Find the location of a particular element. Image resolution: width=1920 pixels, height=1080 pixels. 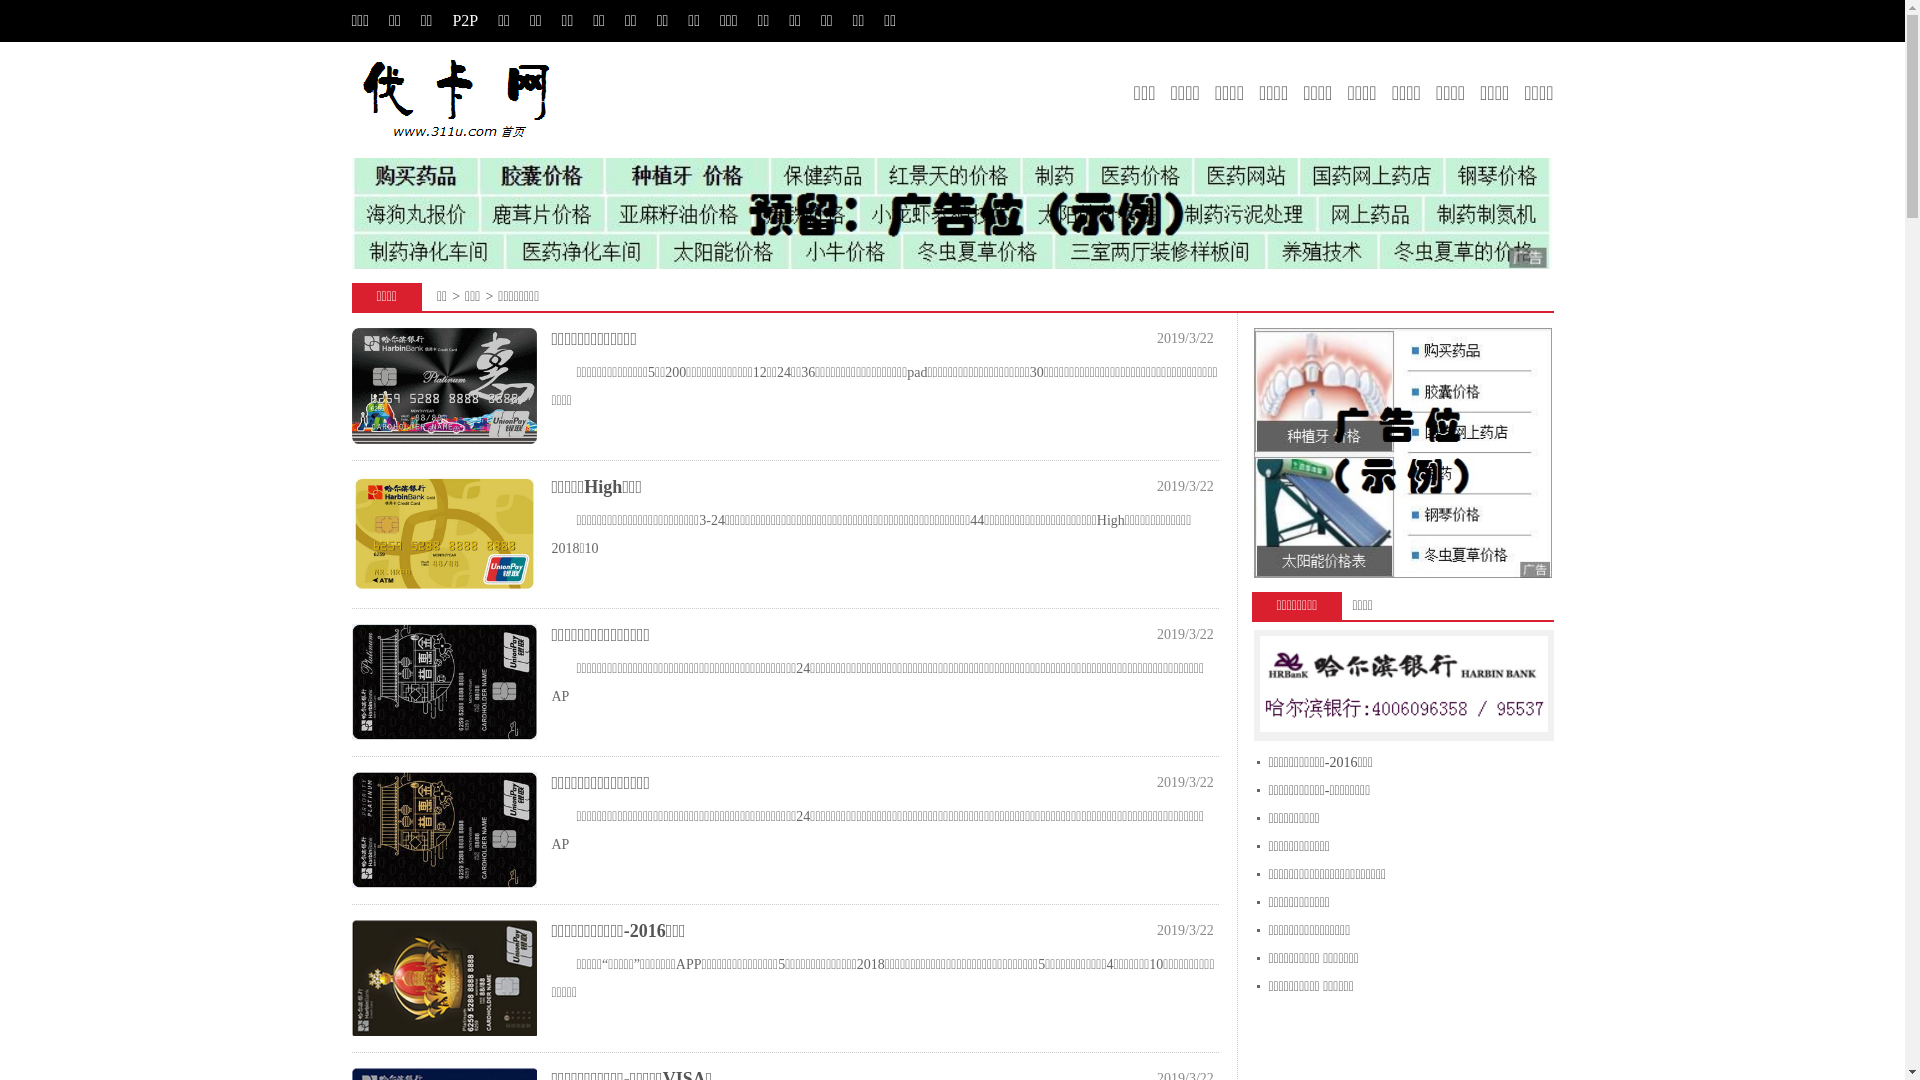

'P2P' is located at coordinates (450, 20).